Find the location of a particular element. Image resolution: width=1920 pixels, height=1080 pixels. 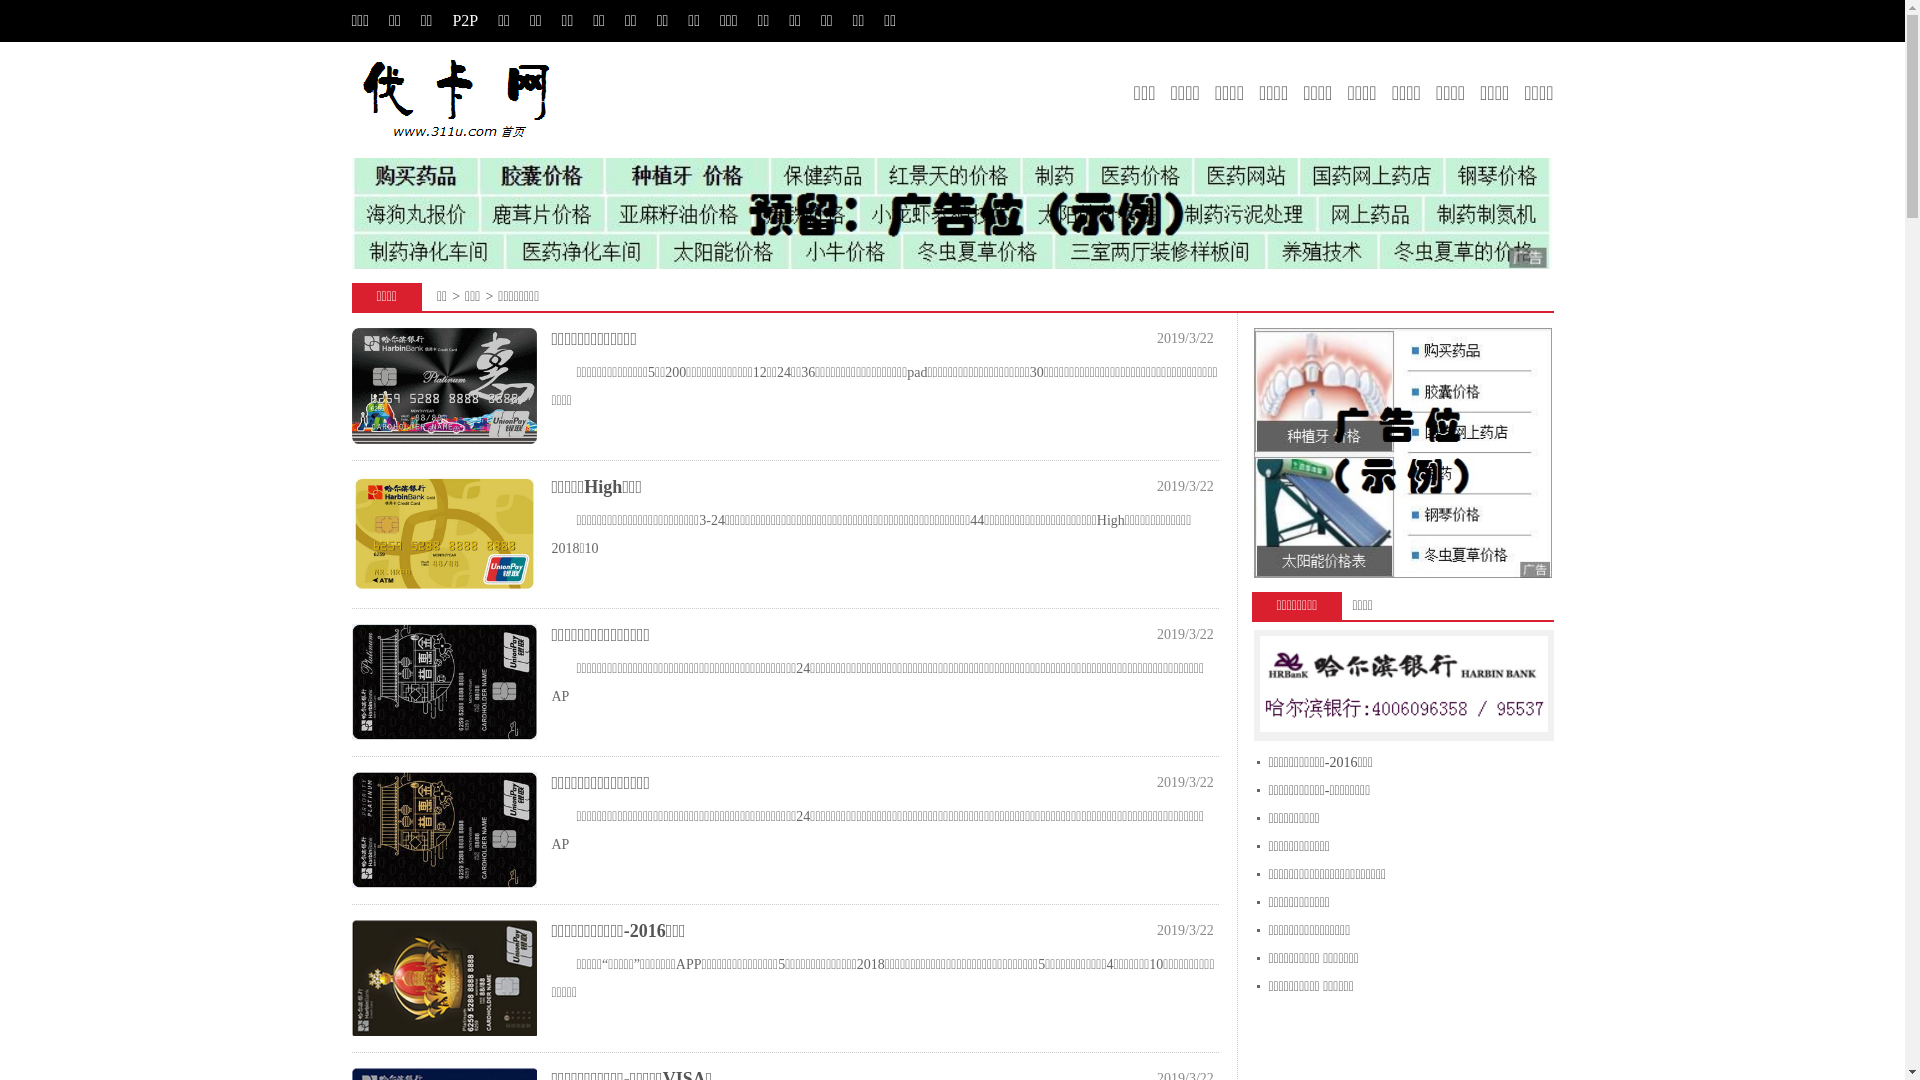

'P2P' is located at coordinates (450, 20).